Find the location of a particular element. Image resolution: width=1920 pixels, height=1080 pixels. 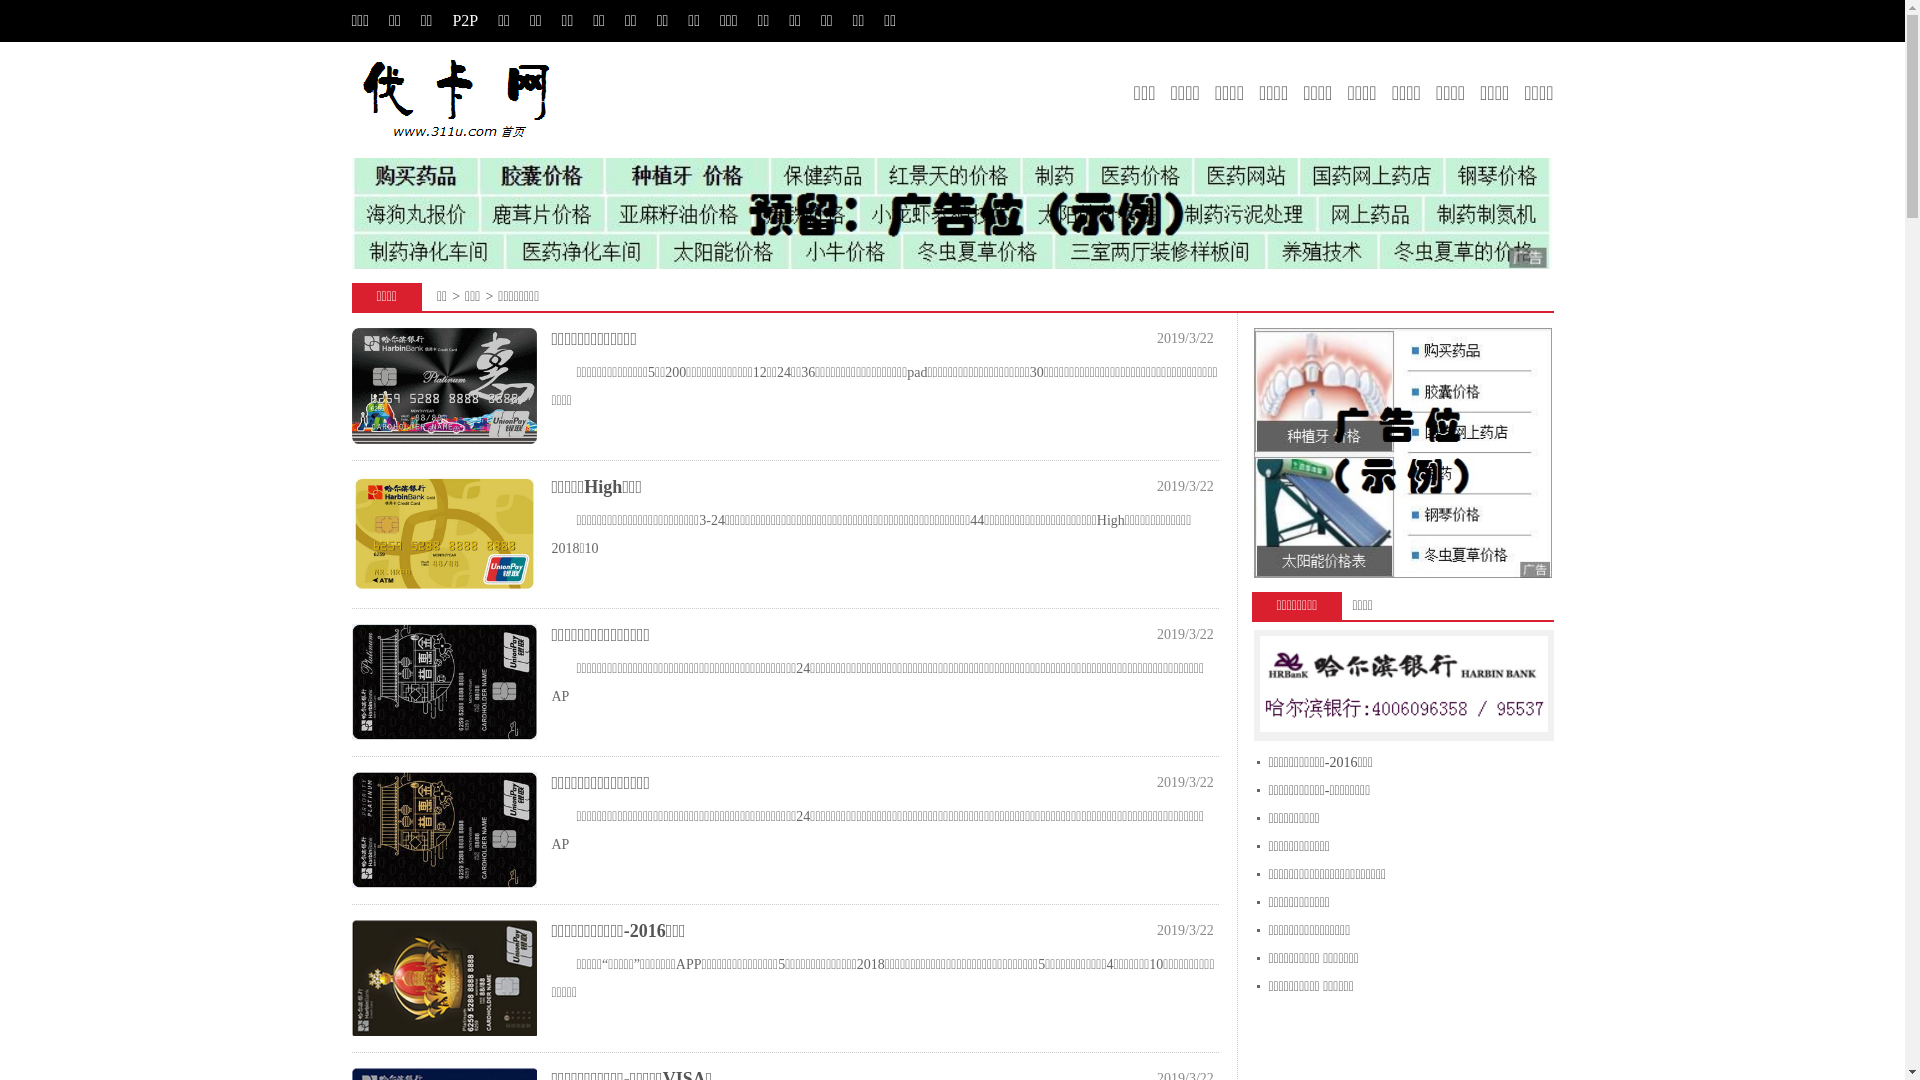

'P2P' is located at coordinates (450, 20).